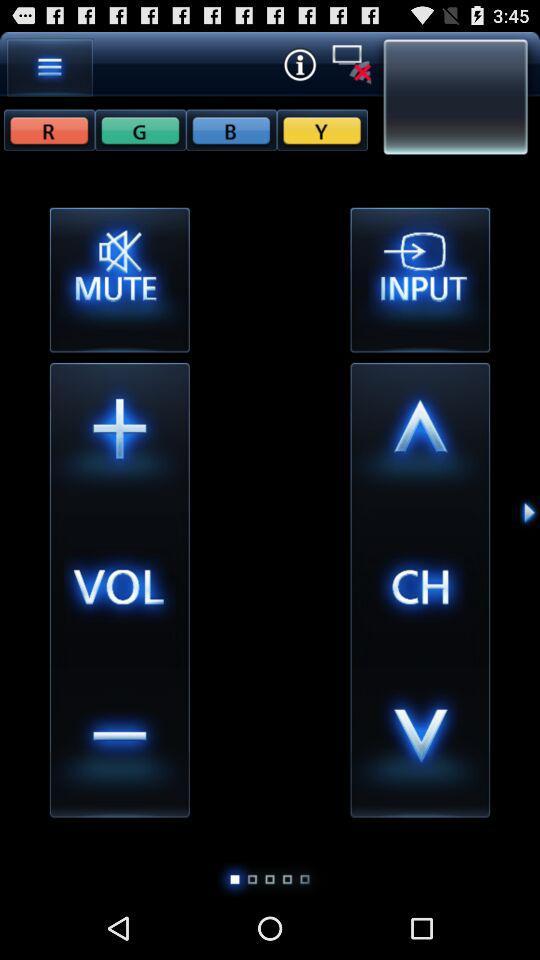 The image size is (540, 960). What do you see at coordinates (50, 71) in the screenshot?
I see `the menu icon` at bounding box center [50, 71].